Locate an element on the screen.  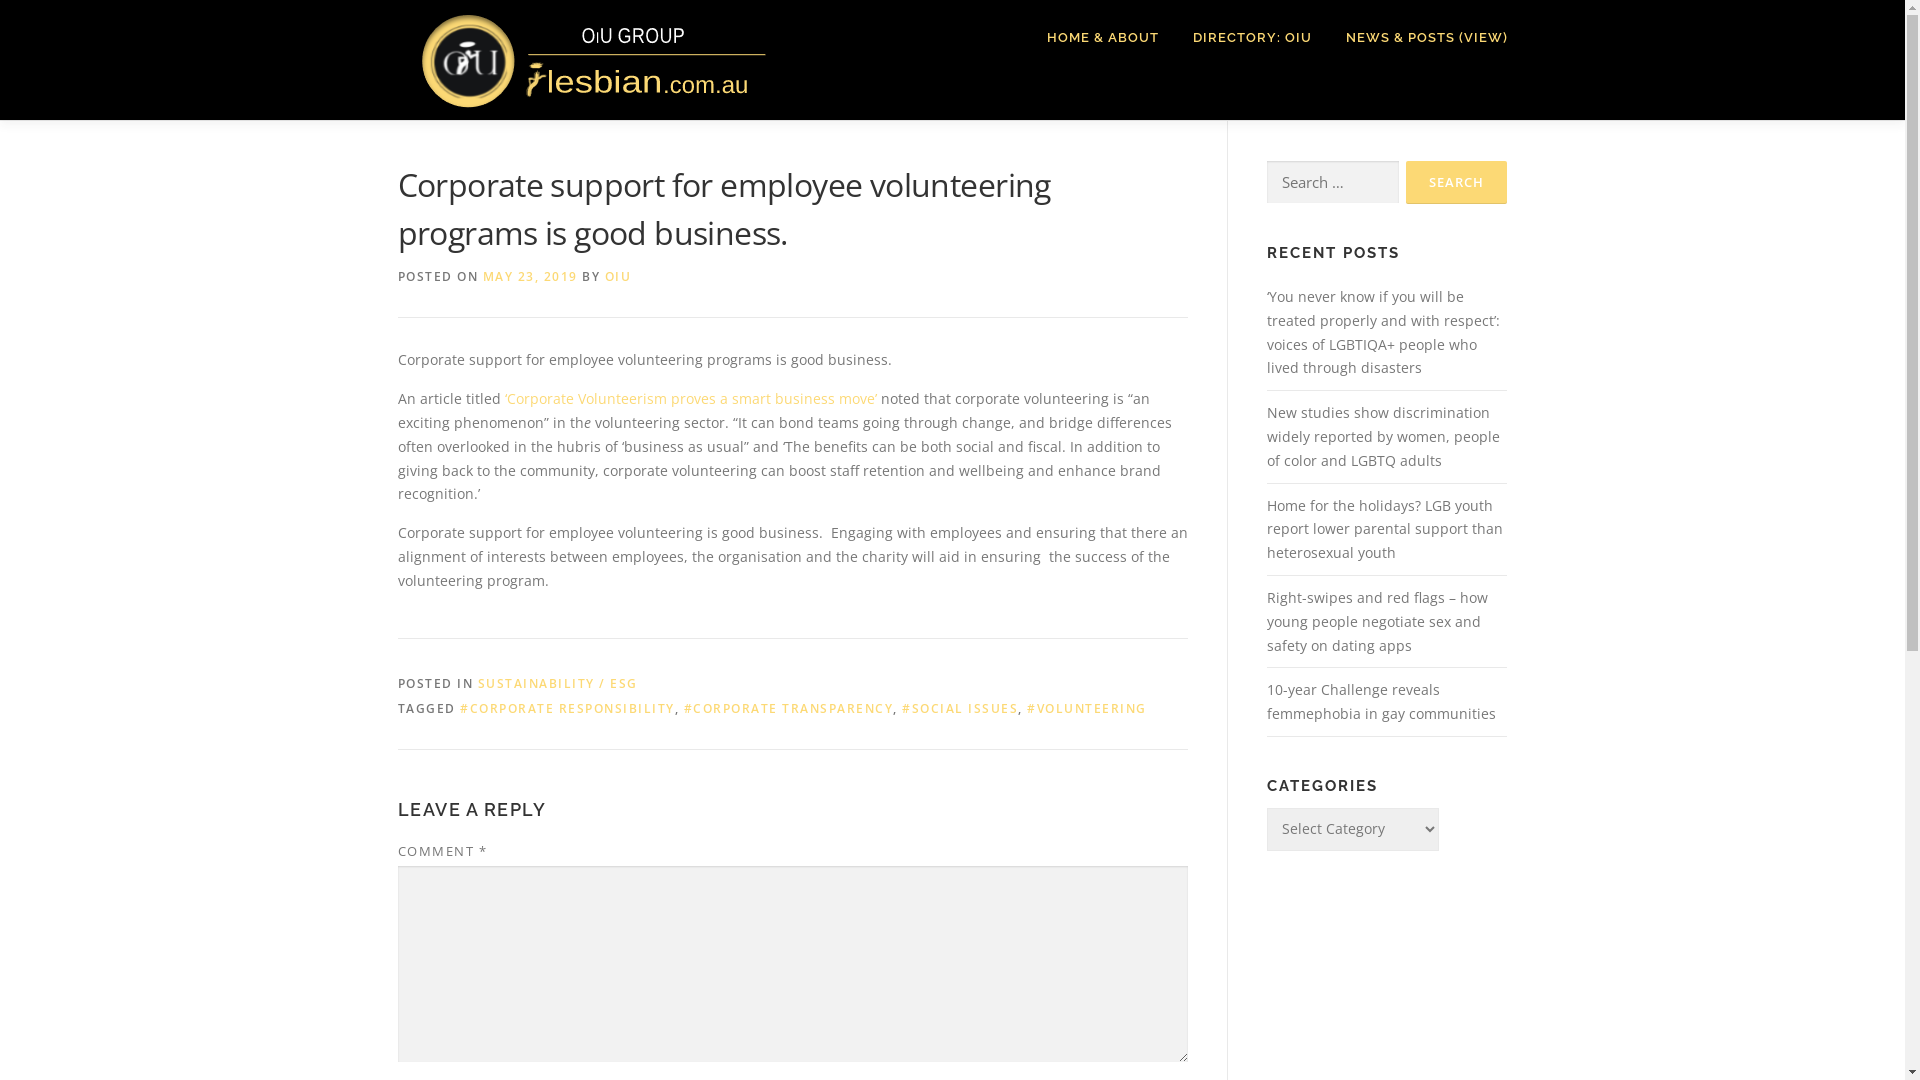
'HOME & ABOUT' is located at coordinates (1102, 37).